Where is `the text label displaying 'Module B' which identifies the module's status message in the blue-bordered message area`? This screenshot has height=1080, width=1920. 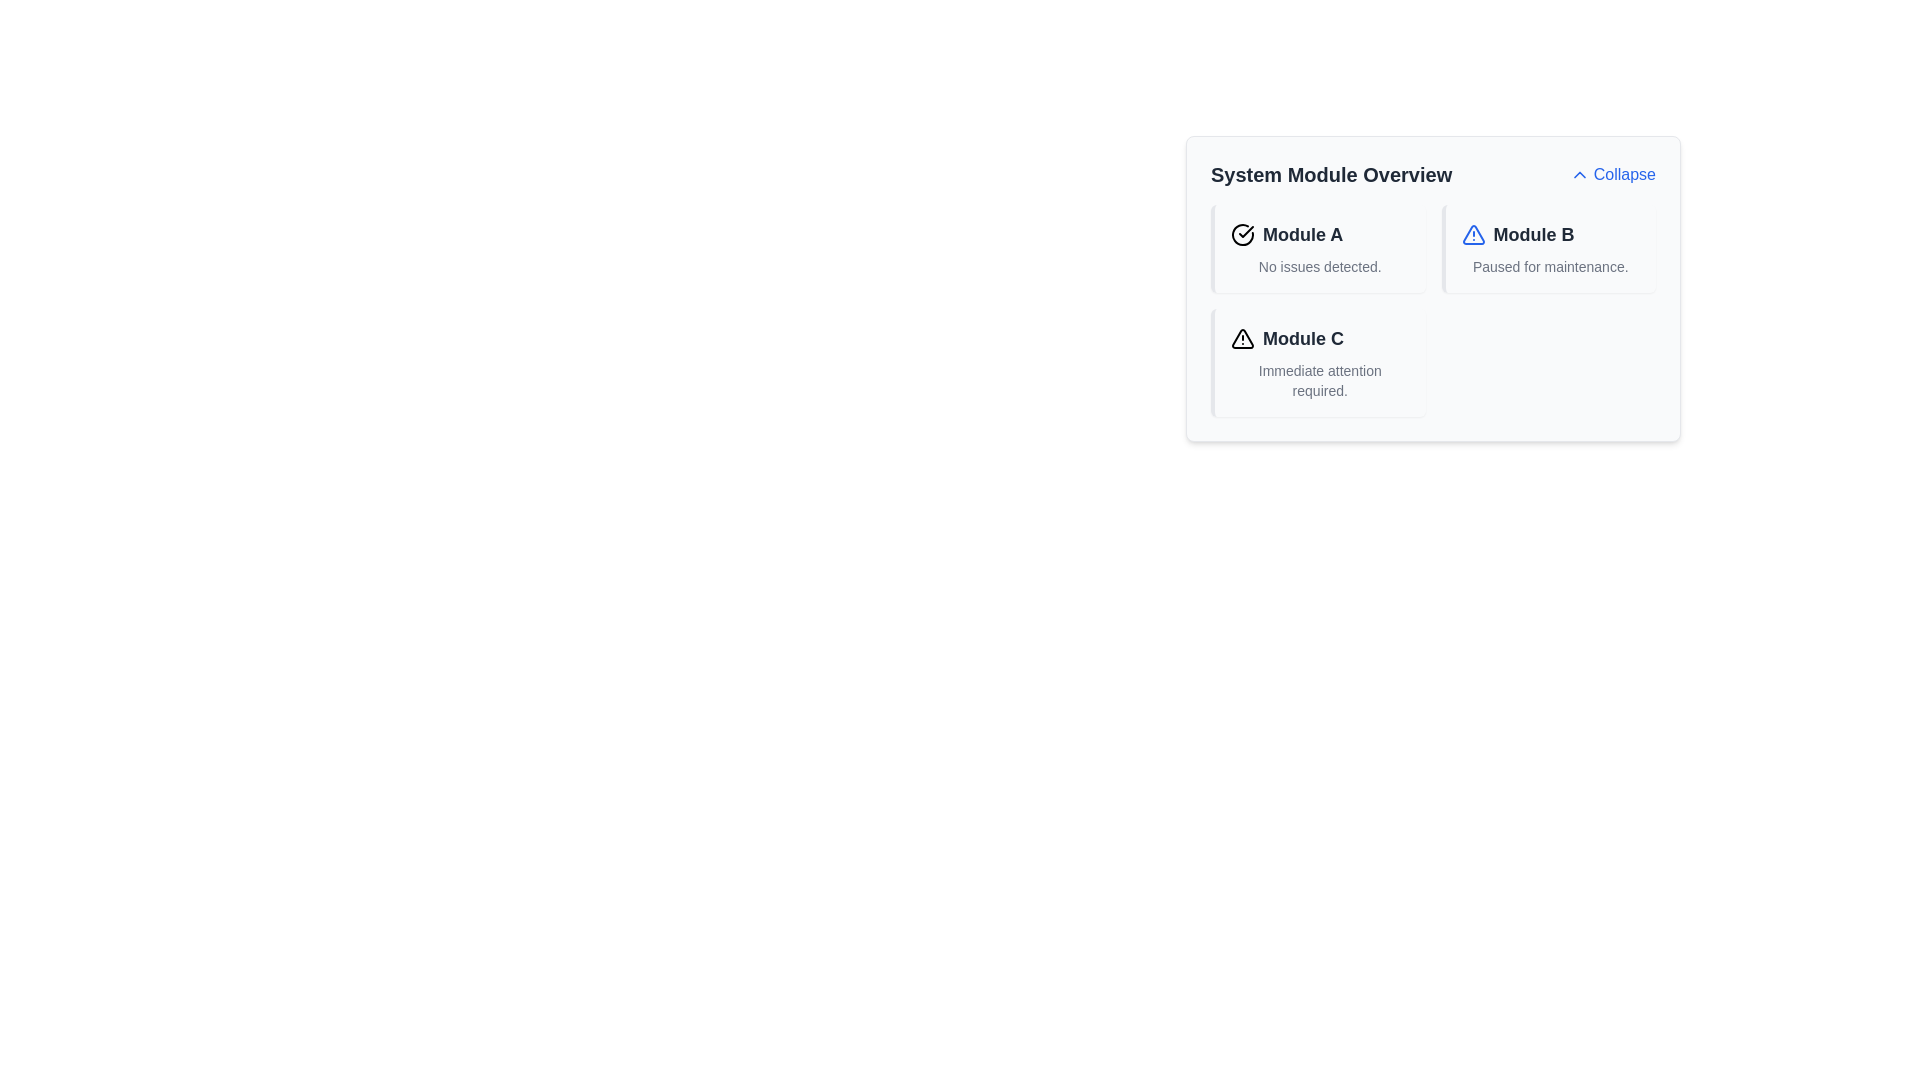 the text label displaying 'Module B' which identifies the module's status message in the blue-bordered message area is located at coordinates (1549, 234).